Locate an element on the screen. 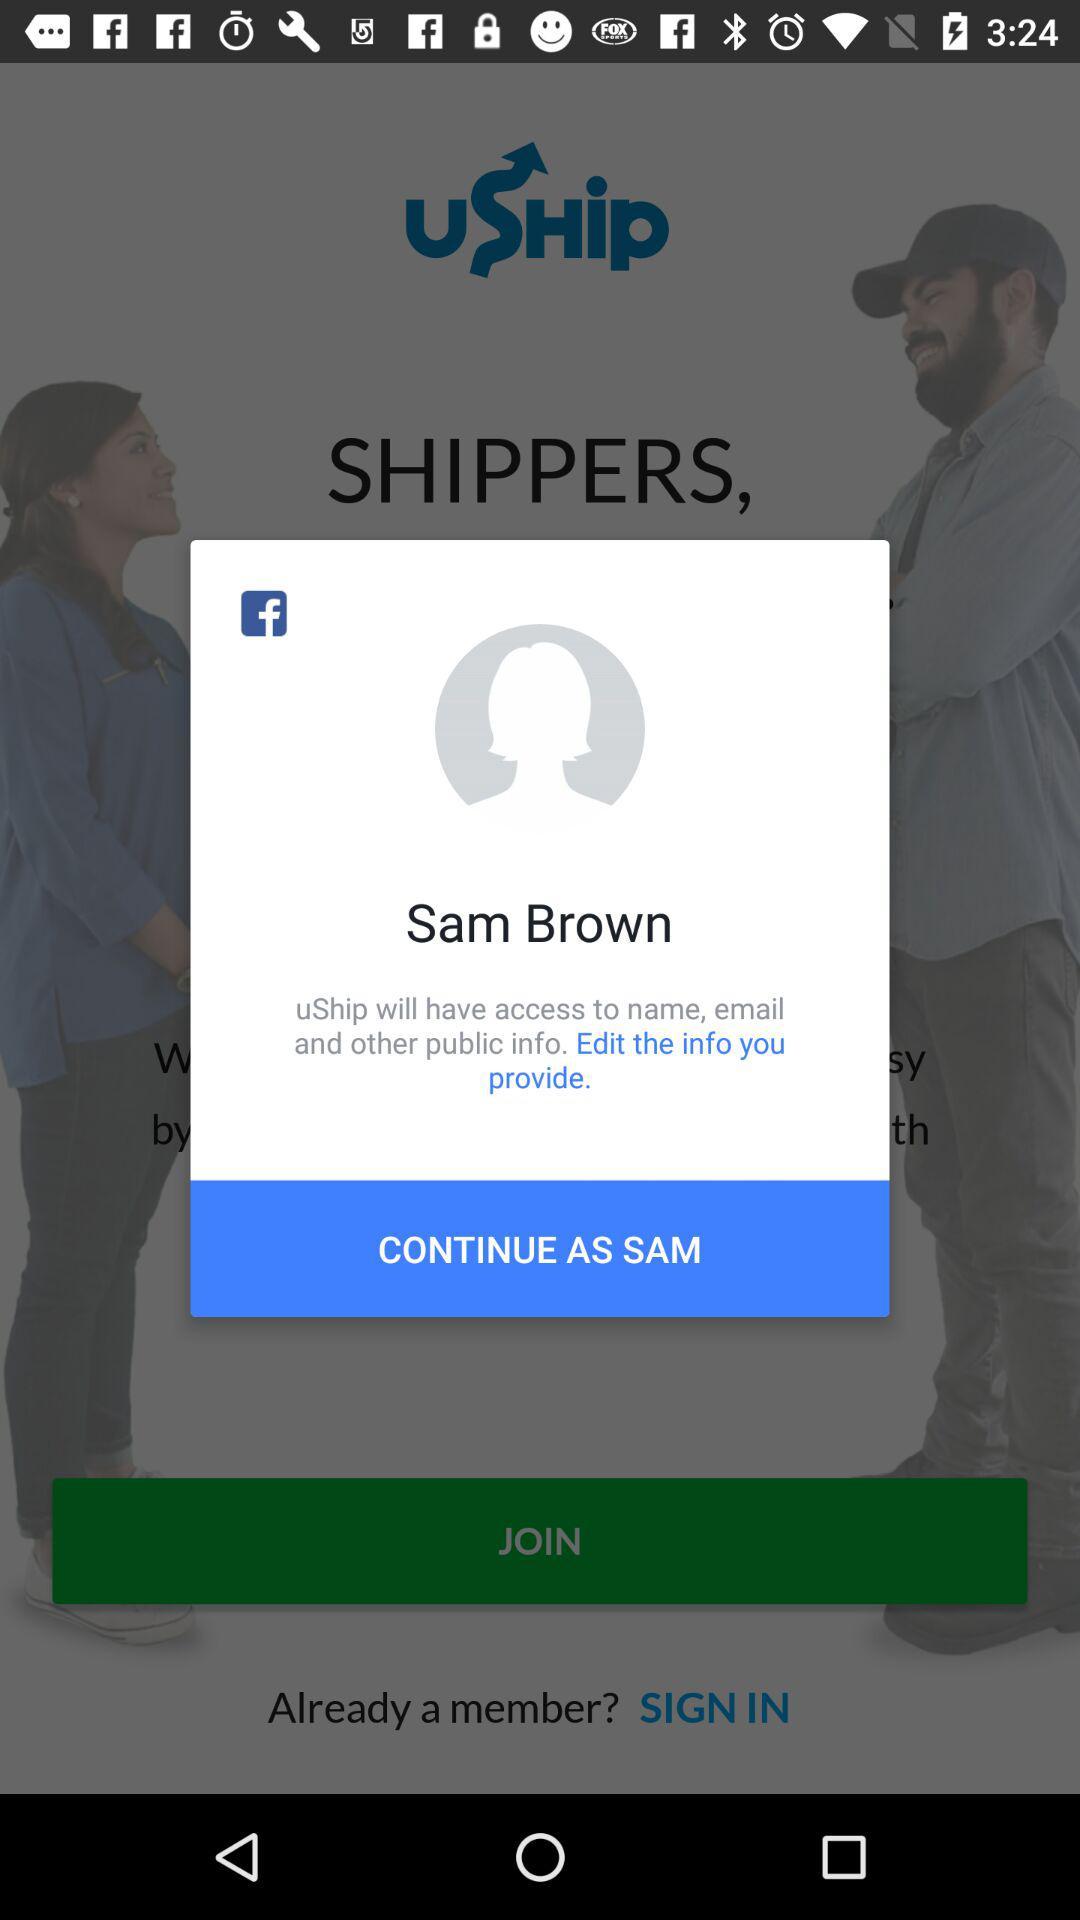 The width and height of the screenshot is (1080, 1920). the continue as sam item is located at coordinates (540, 1247).